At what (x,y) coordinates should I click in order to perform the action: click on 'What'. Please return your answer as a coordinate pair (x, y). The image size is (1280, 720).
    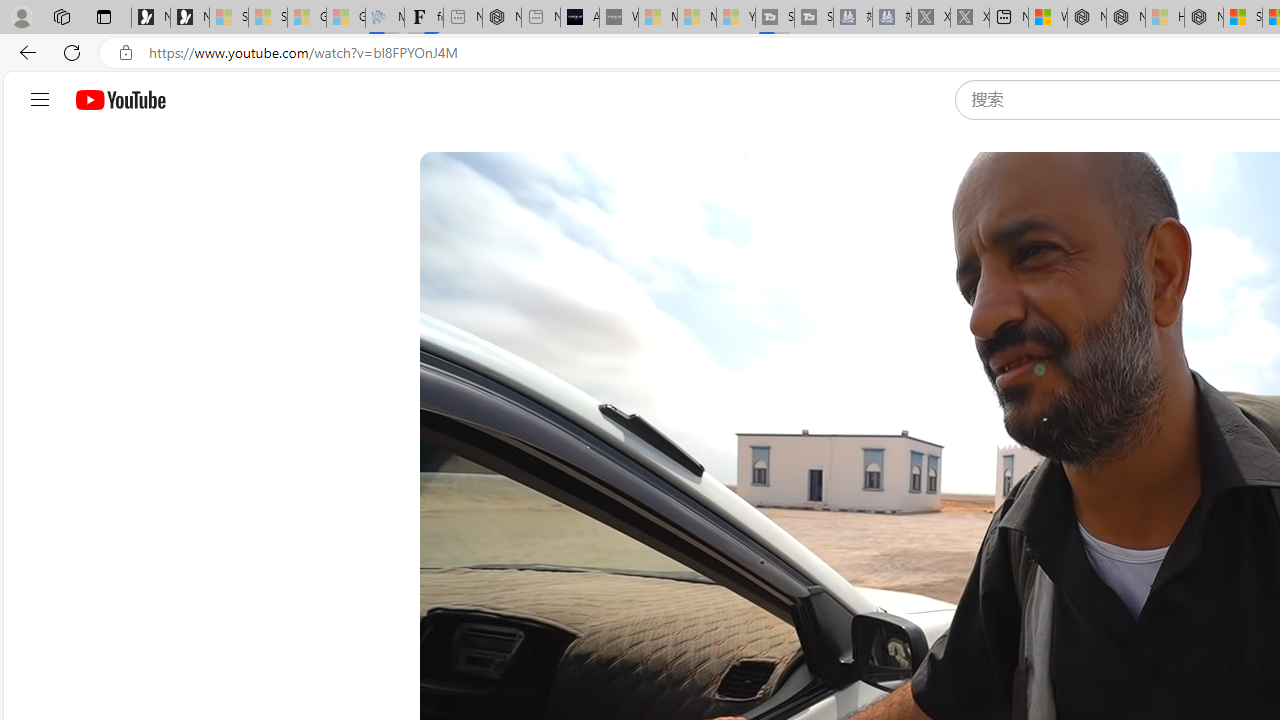
    Looking at the image, I should click on (617, 17).